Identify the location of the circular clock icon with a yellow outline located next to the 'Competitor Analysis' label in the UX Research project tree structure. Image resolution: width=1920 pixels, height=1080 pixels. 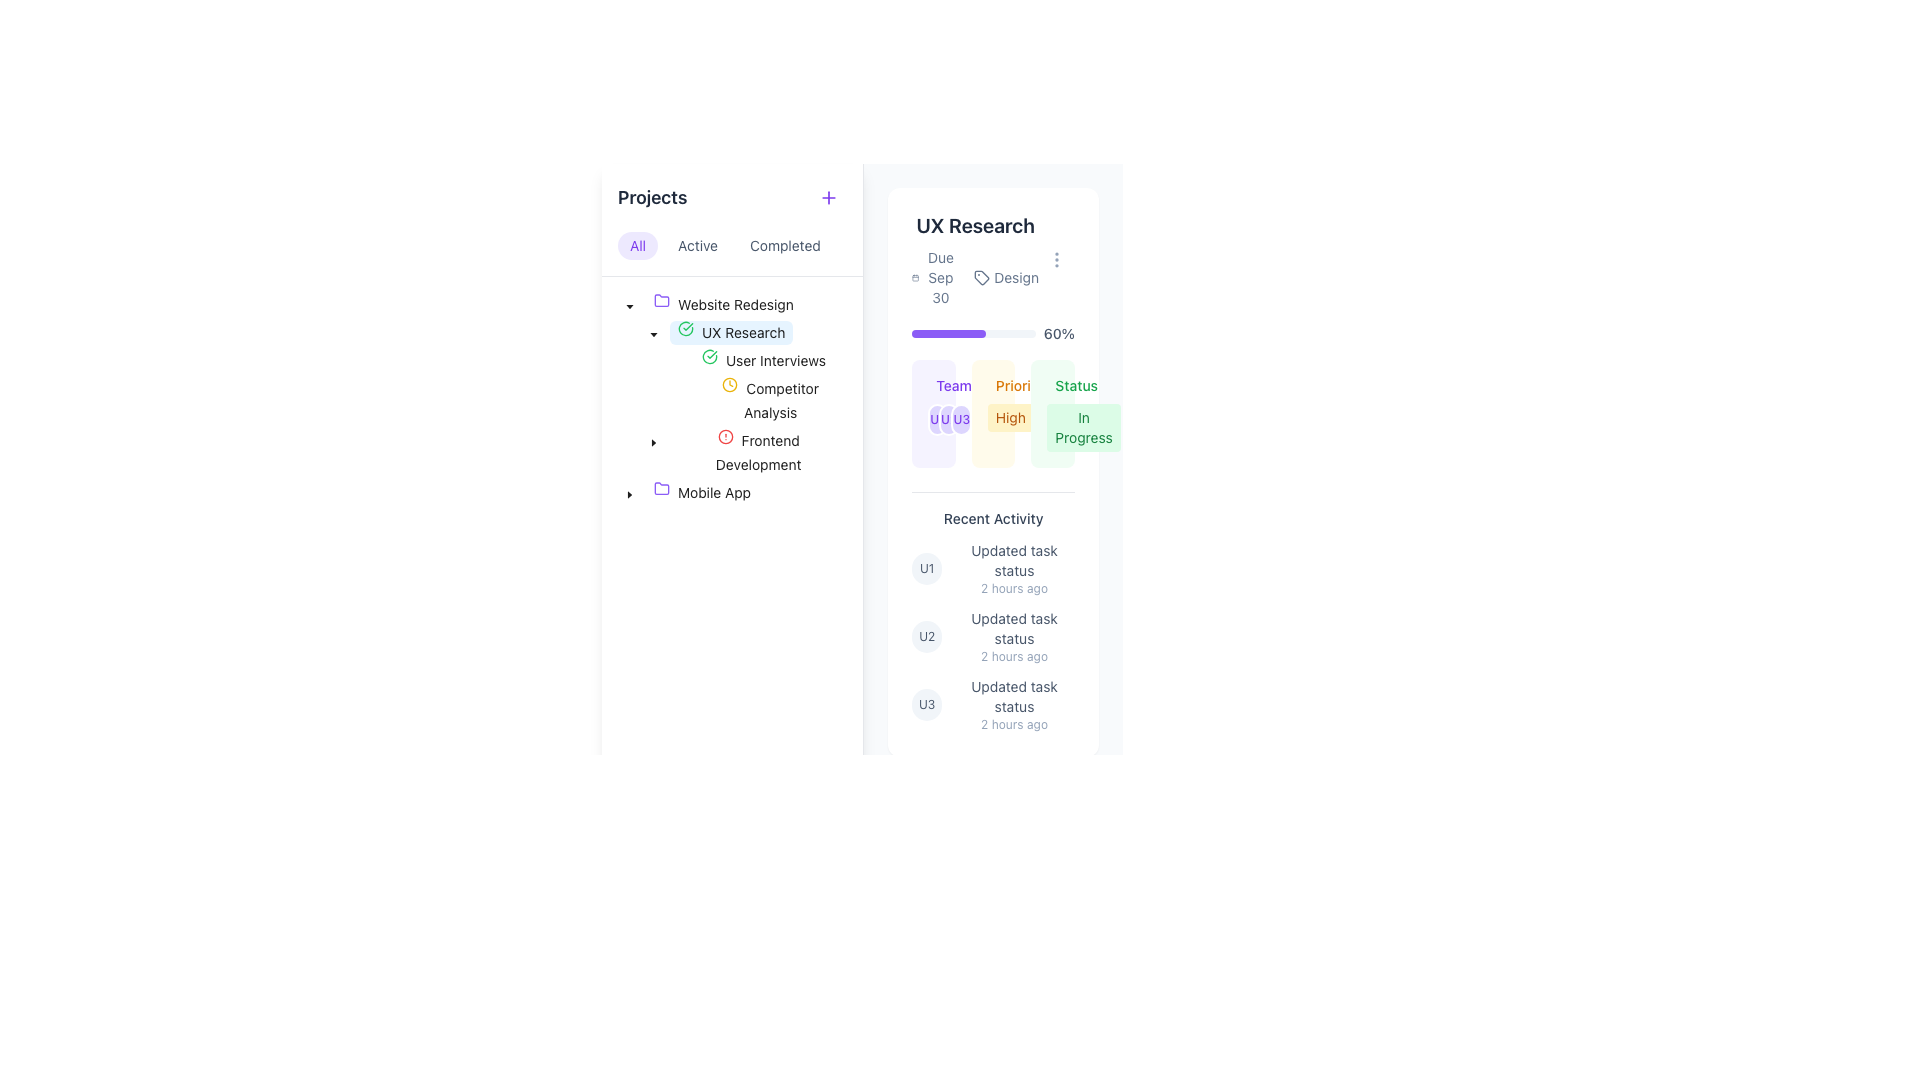
(733, 389).